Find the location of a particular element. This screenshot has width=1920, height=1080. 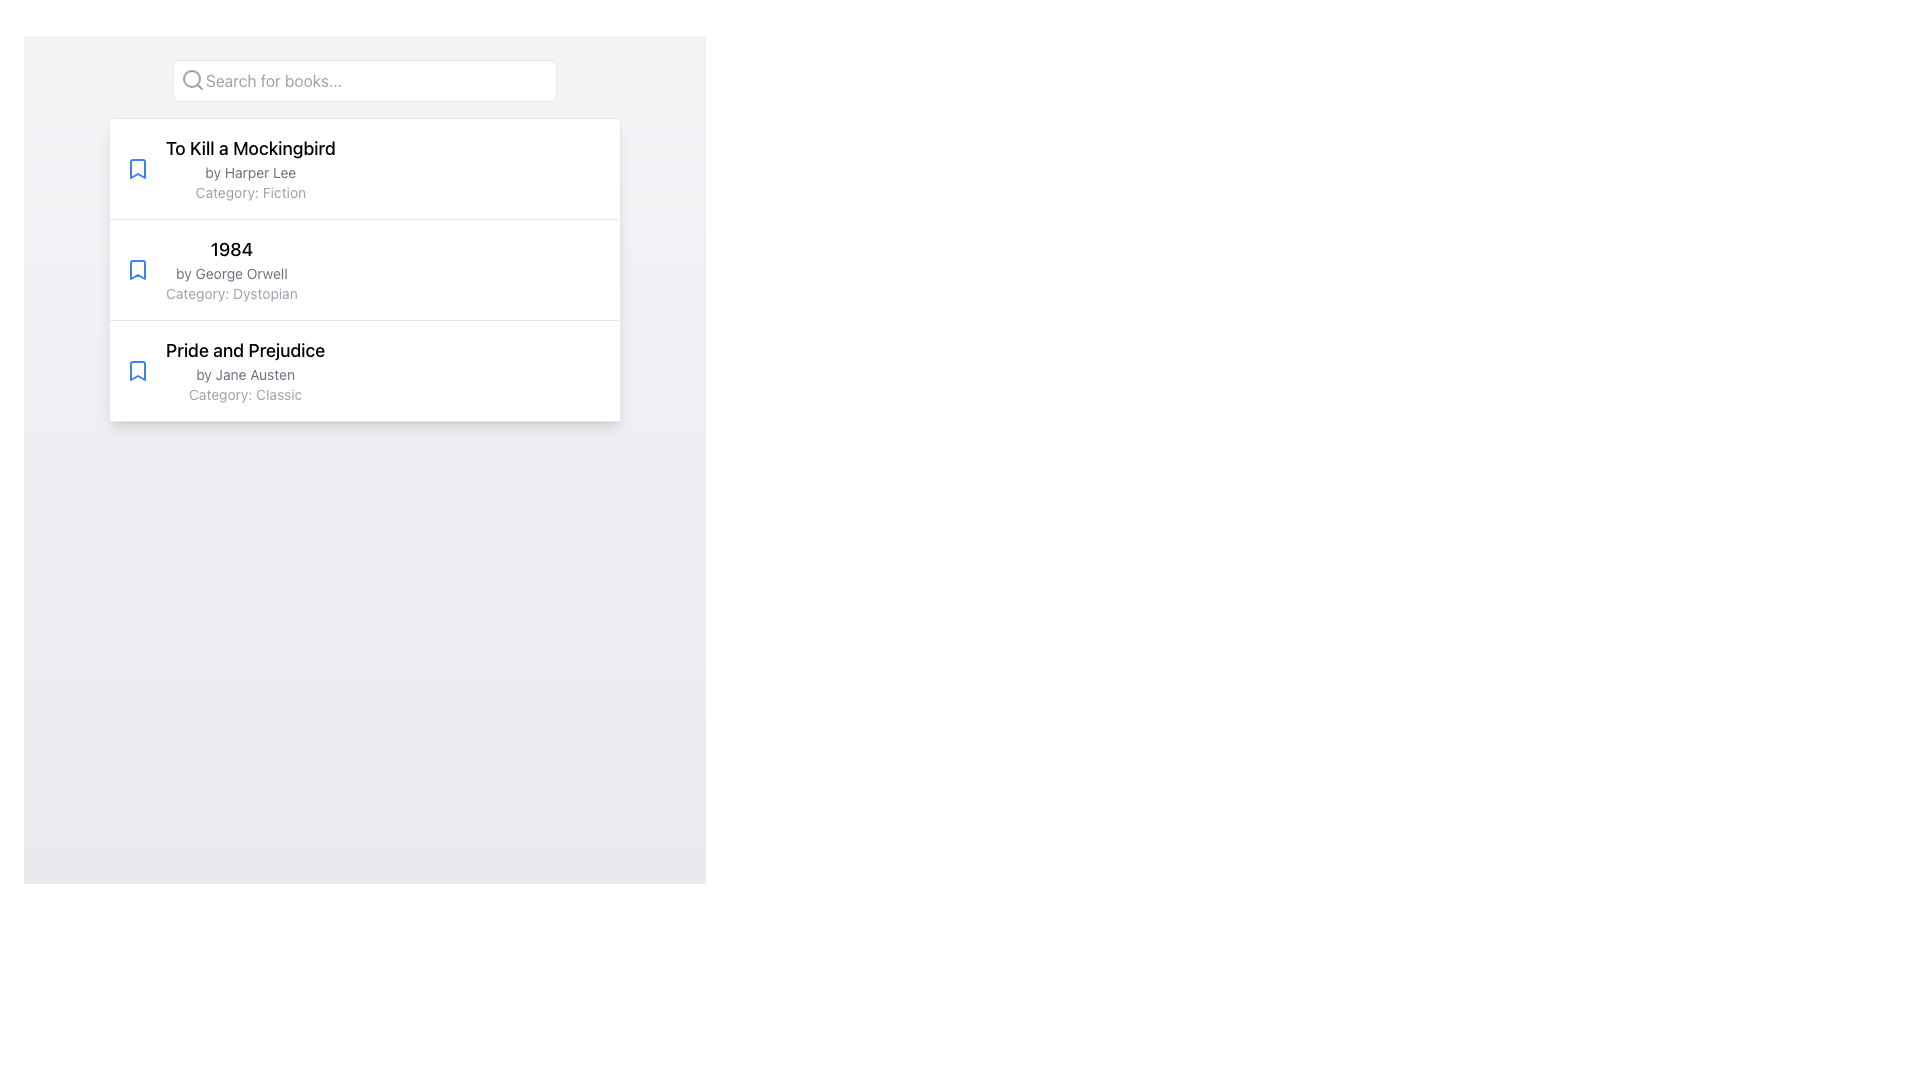

the text label that attributes the author of 'Pride and Prejudice', positioned below the title and above the category text is located at coordinates (244, 374).